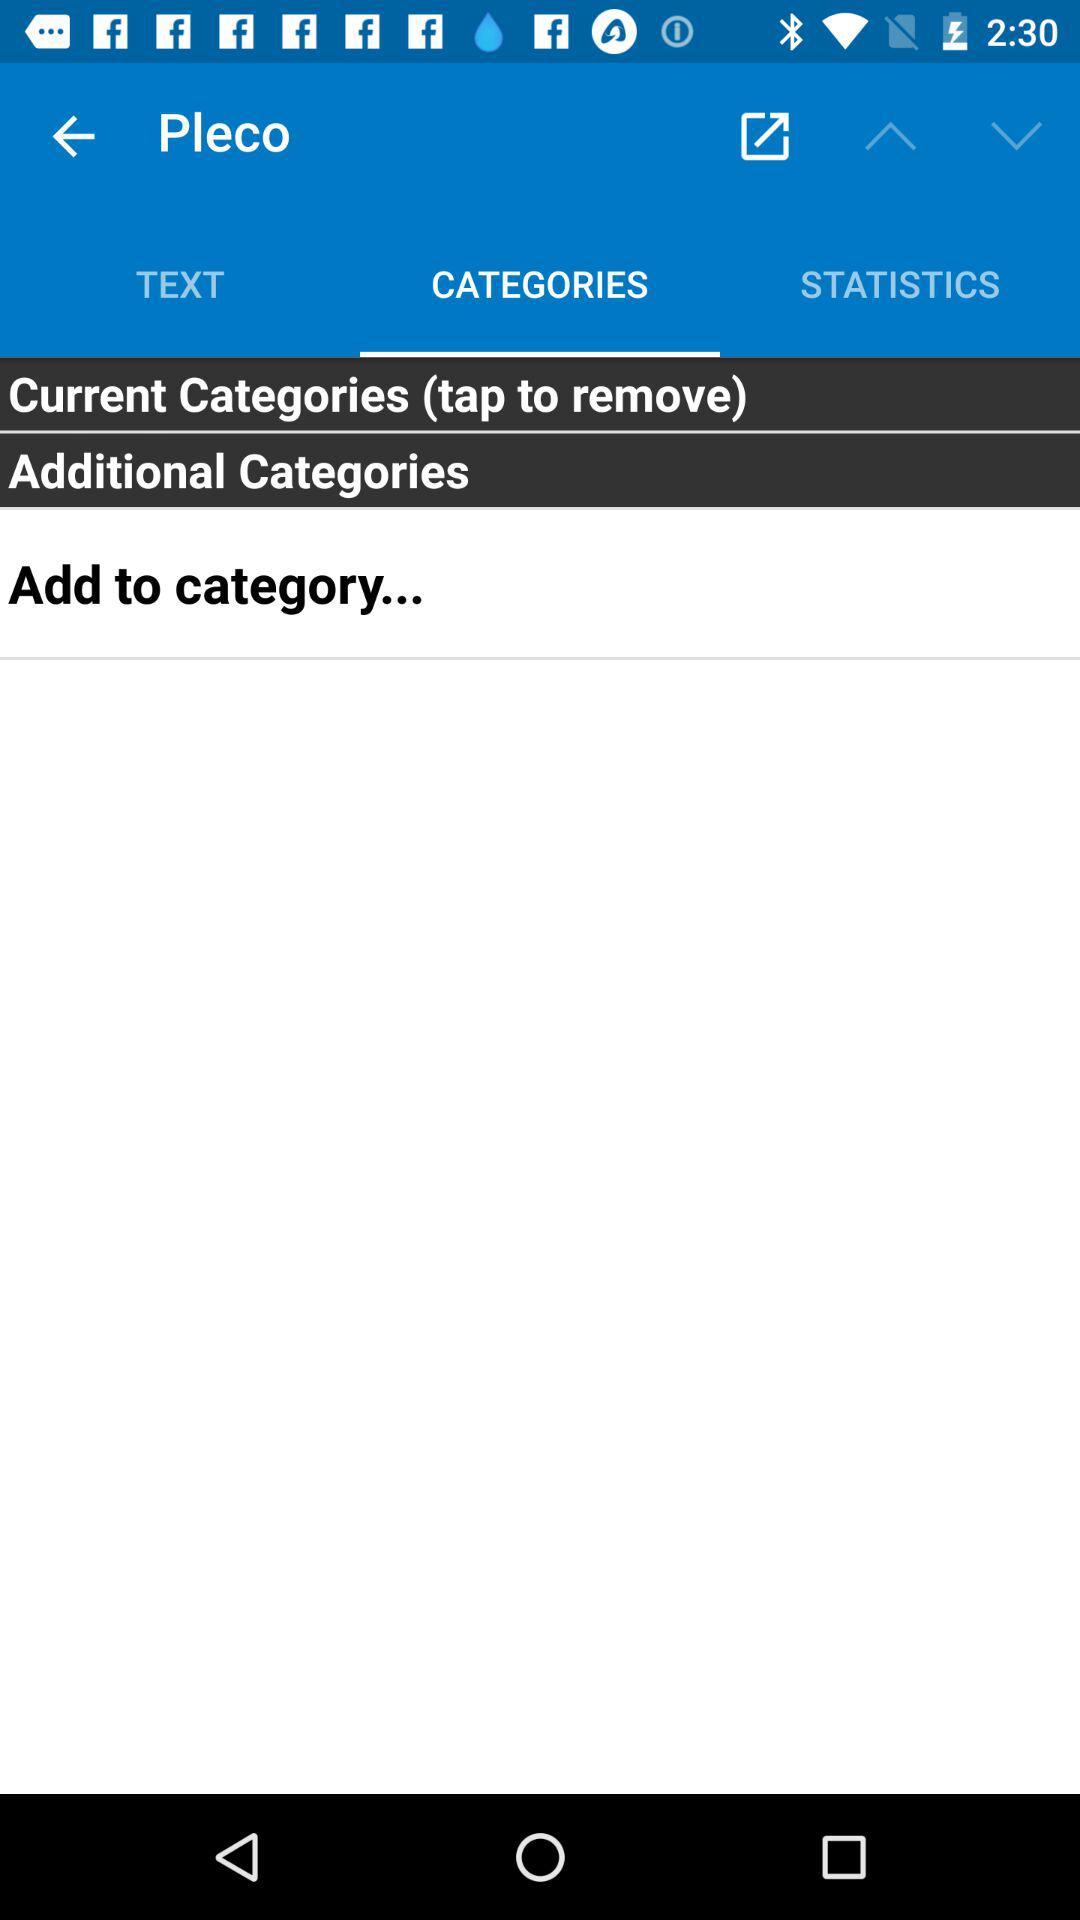  Describe the element at coordinates (898, 282) in the screenshot. I see `icon next to categories item` at that location.